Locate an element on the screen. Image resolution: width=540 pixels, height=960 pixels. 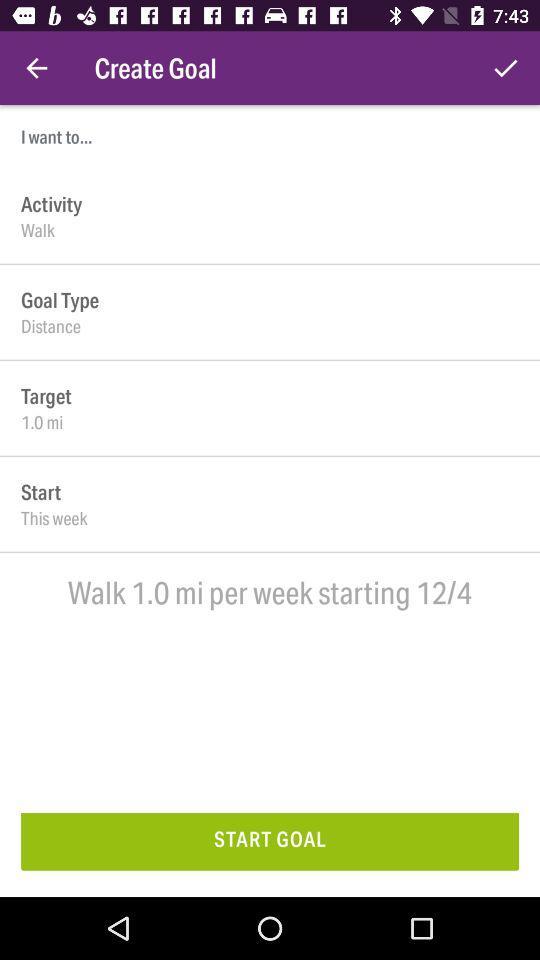
item to the right of create goal icon is located at coordinates (504, 68).